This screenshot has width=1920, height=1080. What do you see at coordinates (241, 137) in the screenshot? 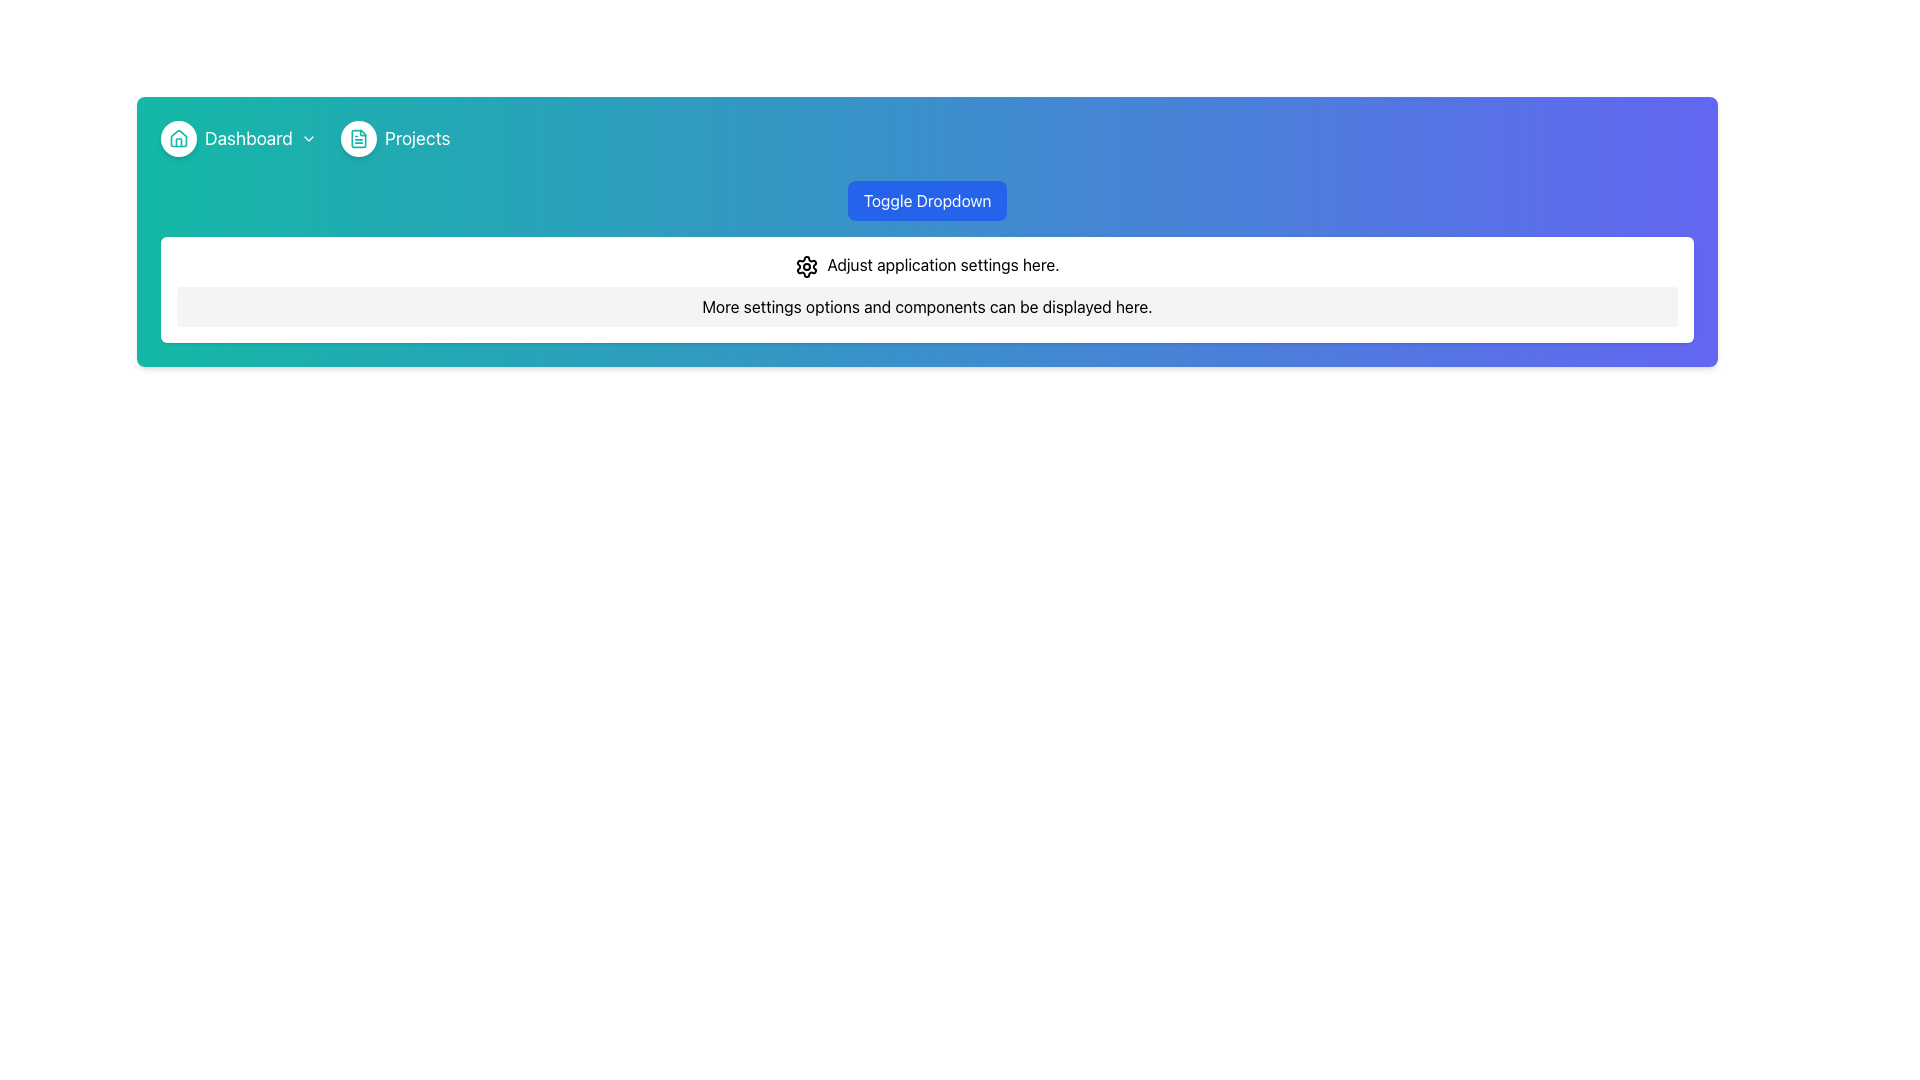
I see `the 'Dashboard' clickable link in the upper-left section of the navigation bar` at bounding box center [241, 137].